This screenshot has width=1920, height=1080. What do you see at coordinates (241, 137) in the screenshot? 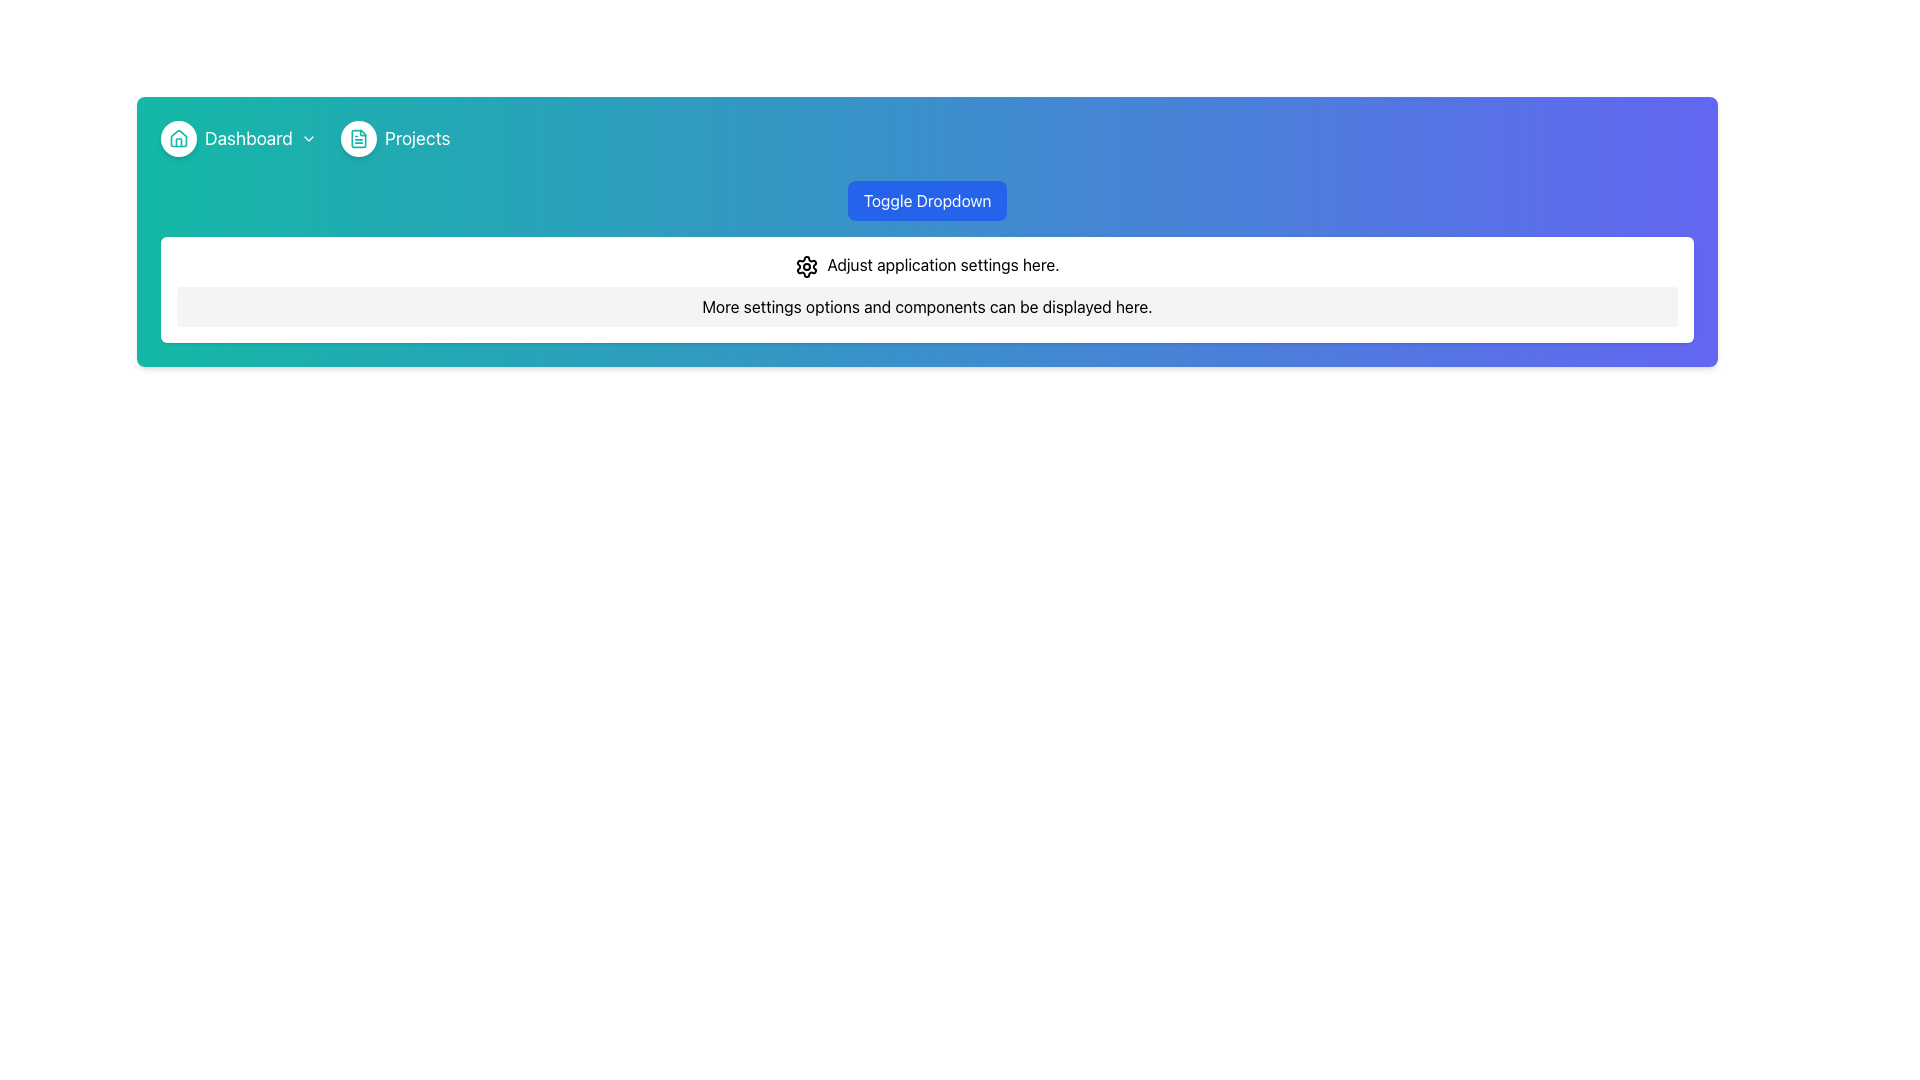
I see `the 'Dashboard' clickable link in the upper-left section of the navigation bar` at bounding box center [241, 137].